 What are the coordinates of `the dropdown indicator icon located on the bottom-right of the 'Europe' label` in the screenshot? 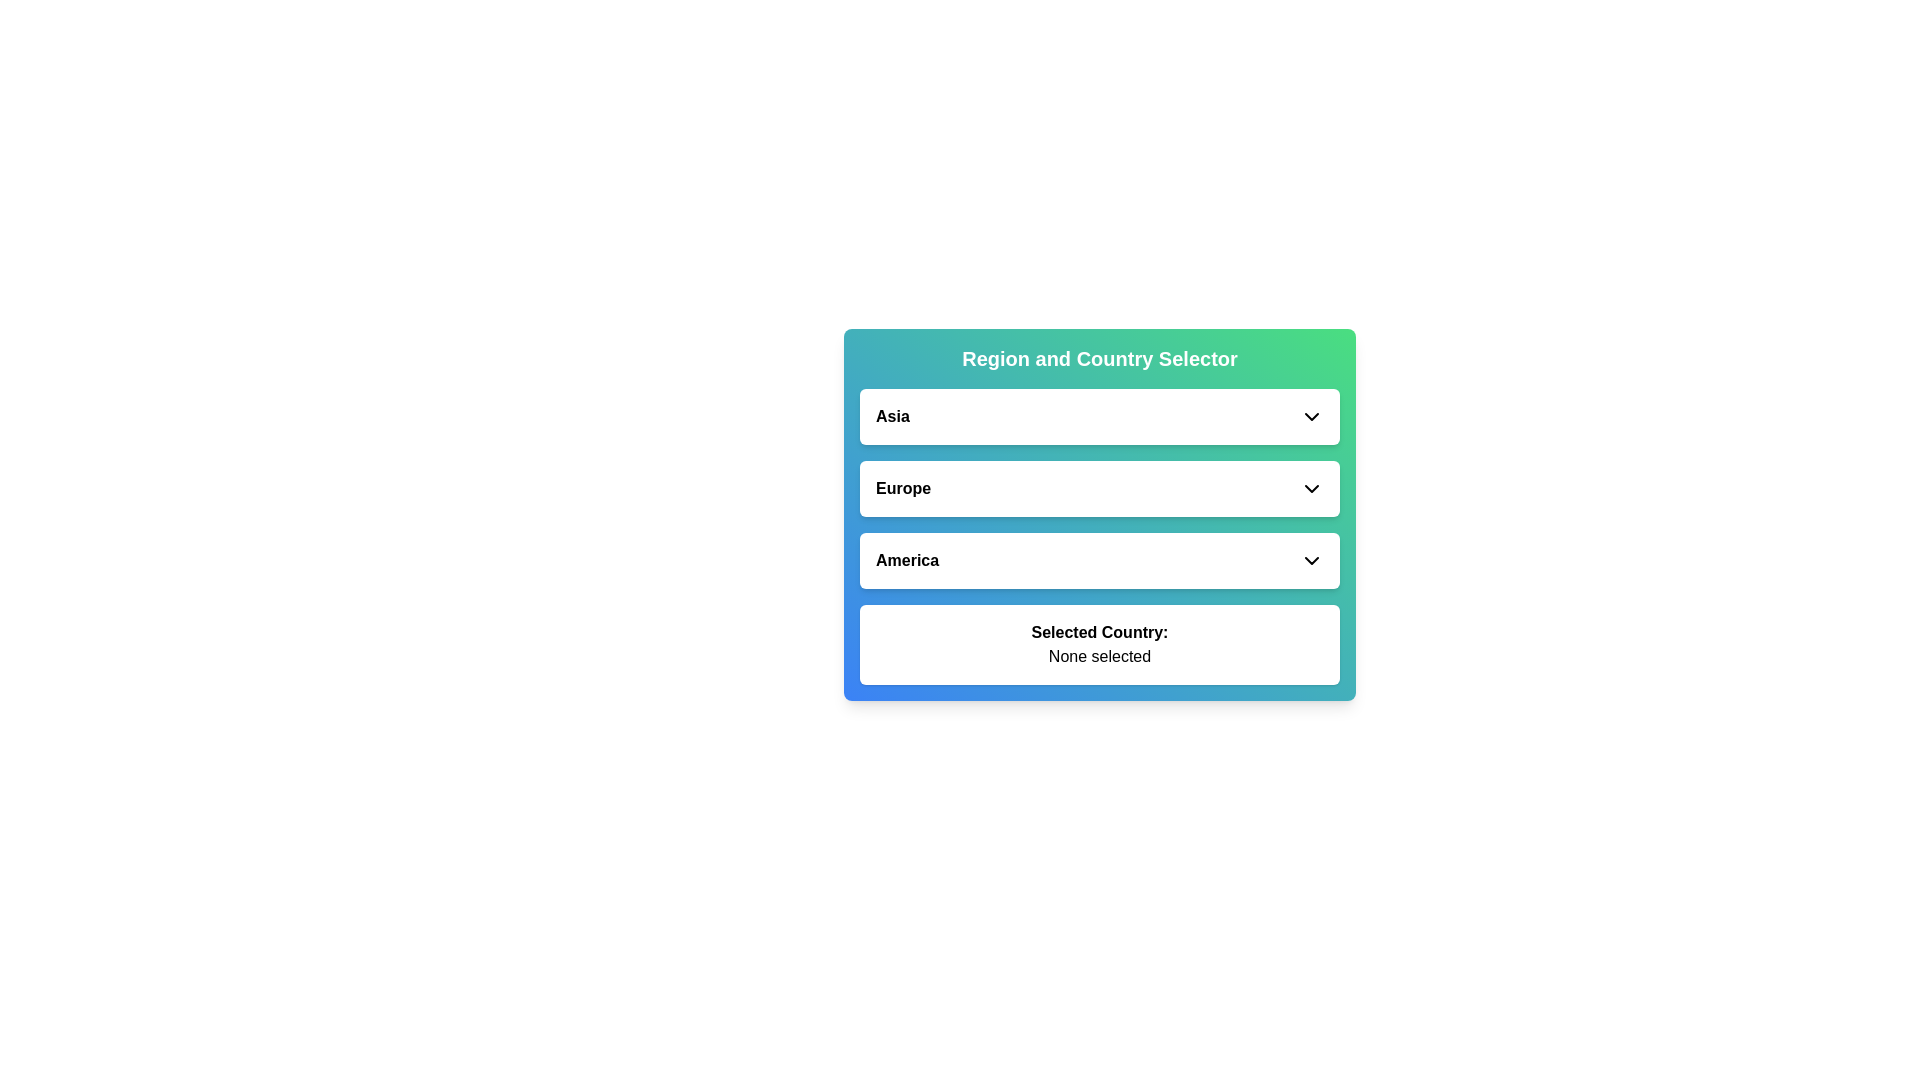 It's located at (1311, 489).